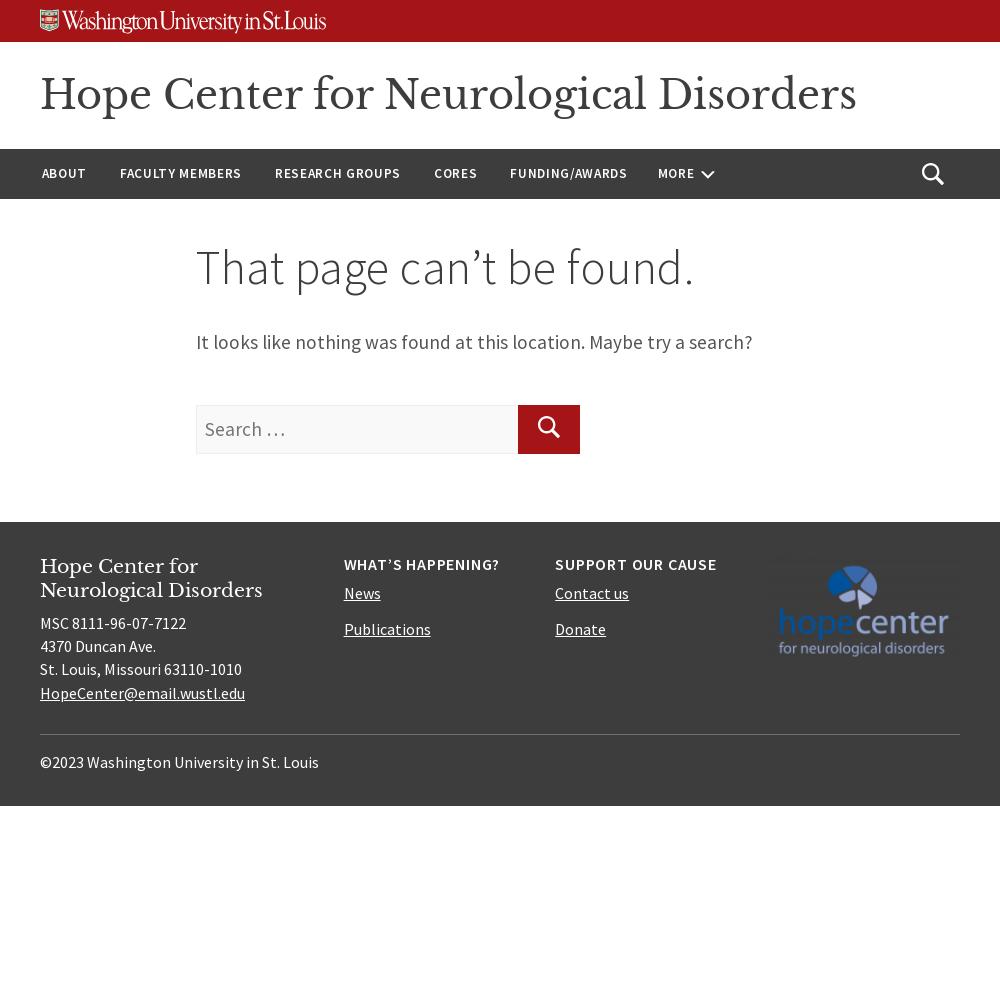 The image size is (1000, 1000). I want to click on 'HC Scholar', so click(552, 300).